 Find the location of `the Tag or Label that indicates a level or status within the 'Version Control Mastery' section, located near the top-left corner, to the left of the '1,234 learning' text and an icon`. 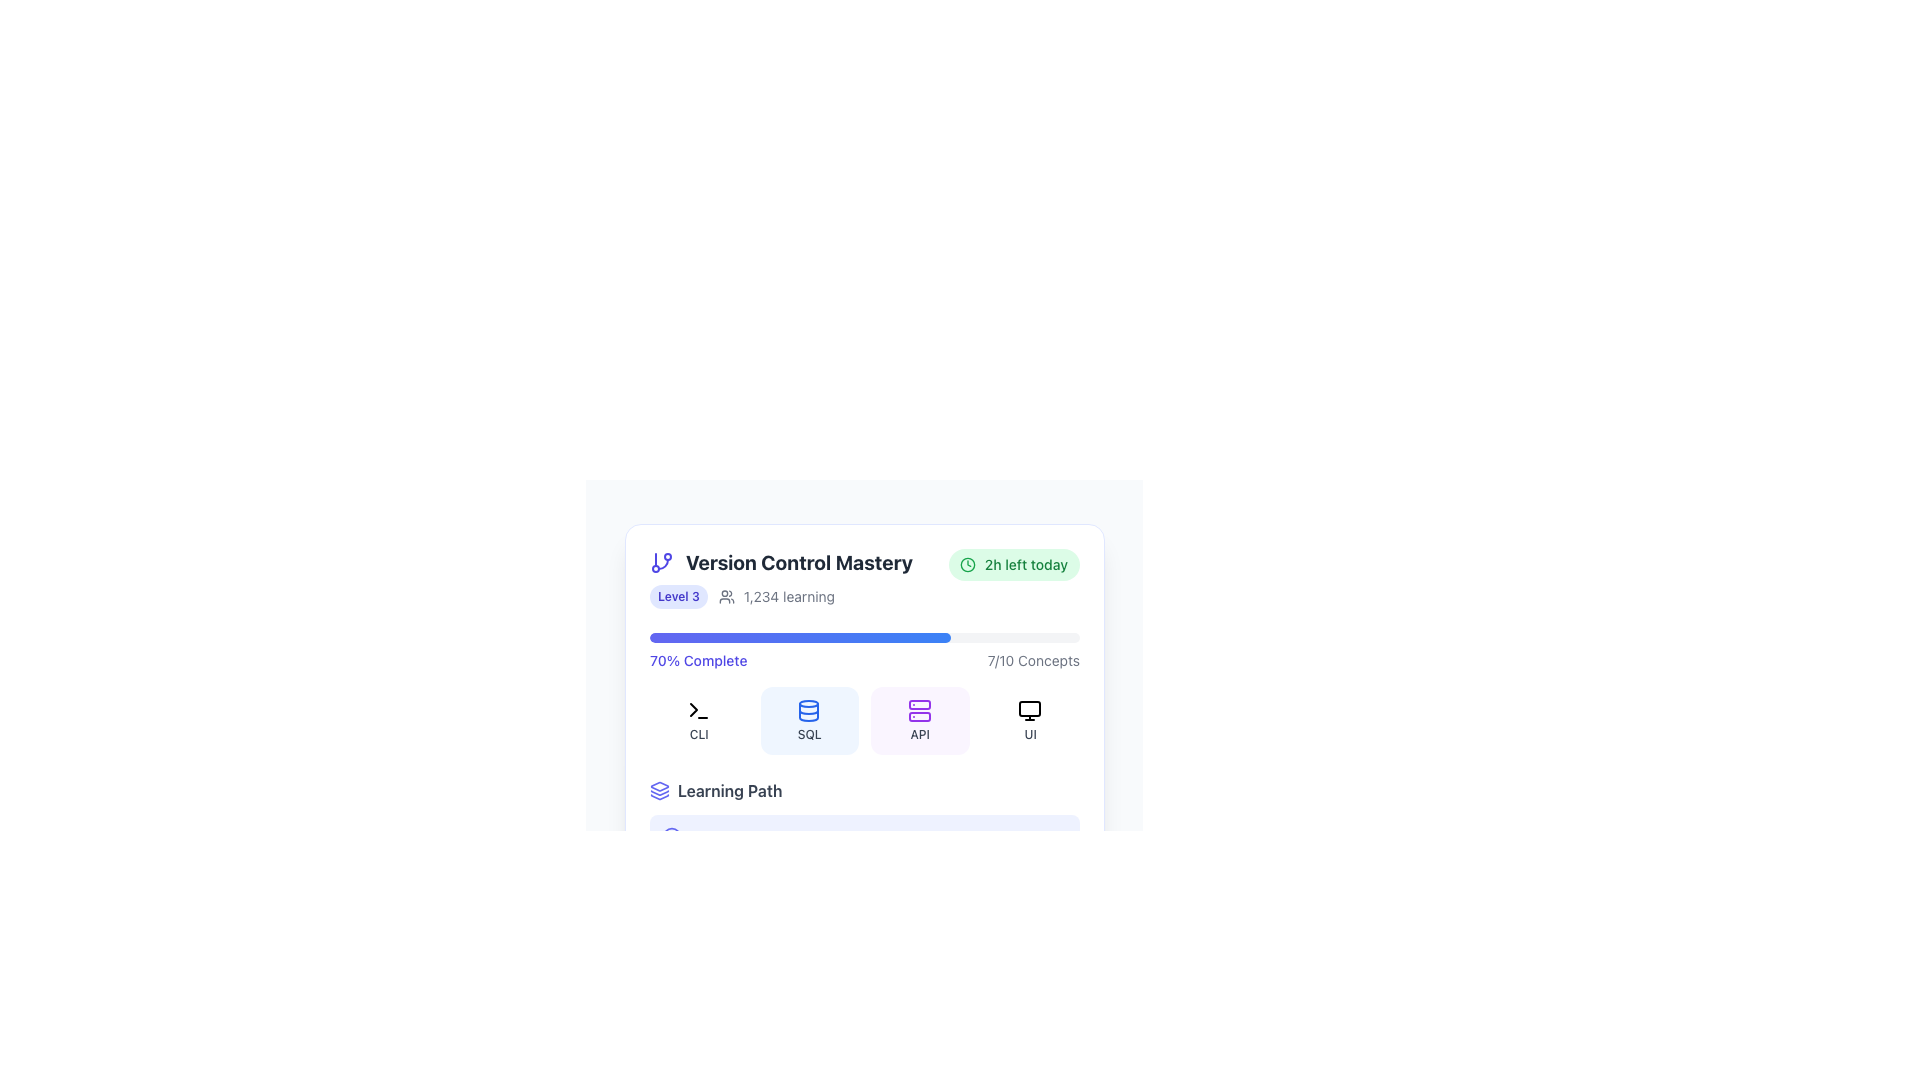

the Tag or Label that indicates a level or status within the 'Version Control Mastery' section, located near the top-left corner, to the left of the '1,234 learning' text and an icon is located at coordinates (678, 596).